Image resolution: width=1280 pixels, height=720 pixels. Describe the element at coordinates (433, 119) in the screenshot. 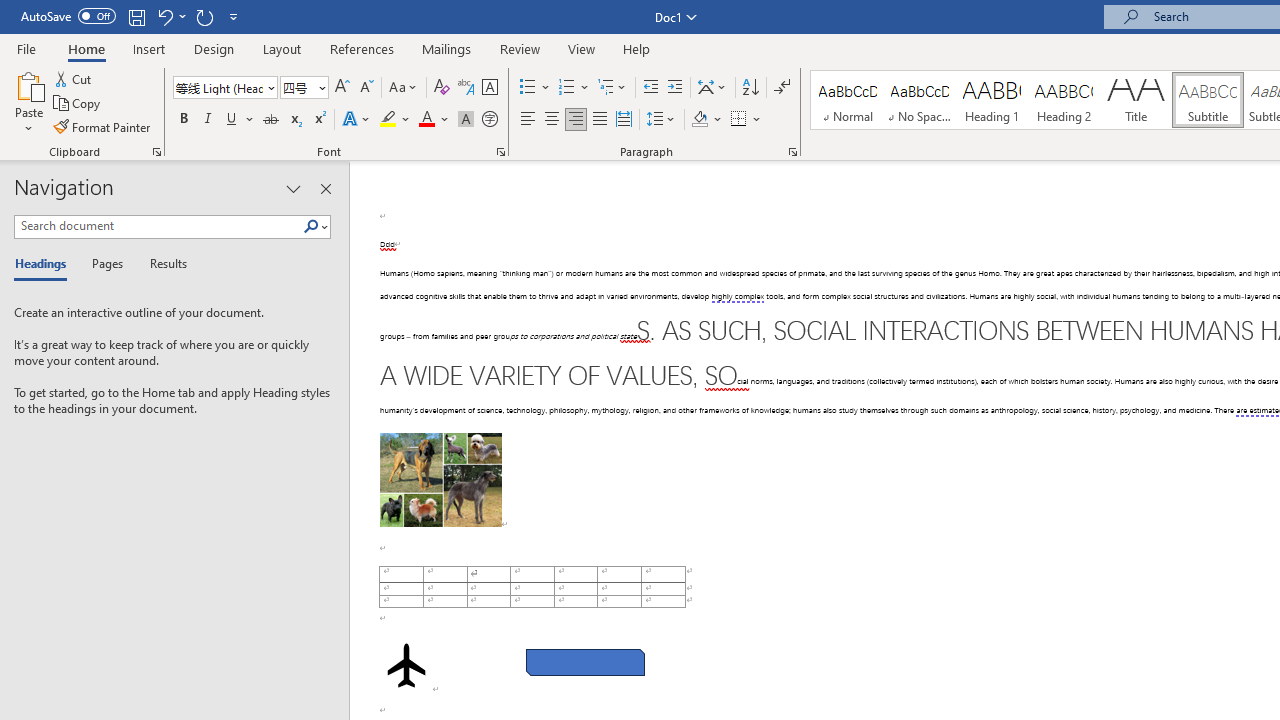

I see `'Font Color'` at that location.